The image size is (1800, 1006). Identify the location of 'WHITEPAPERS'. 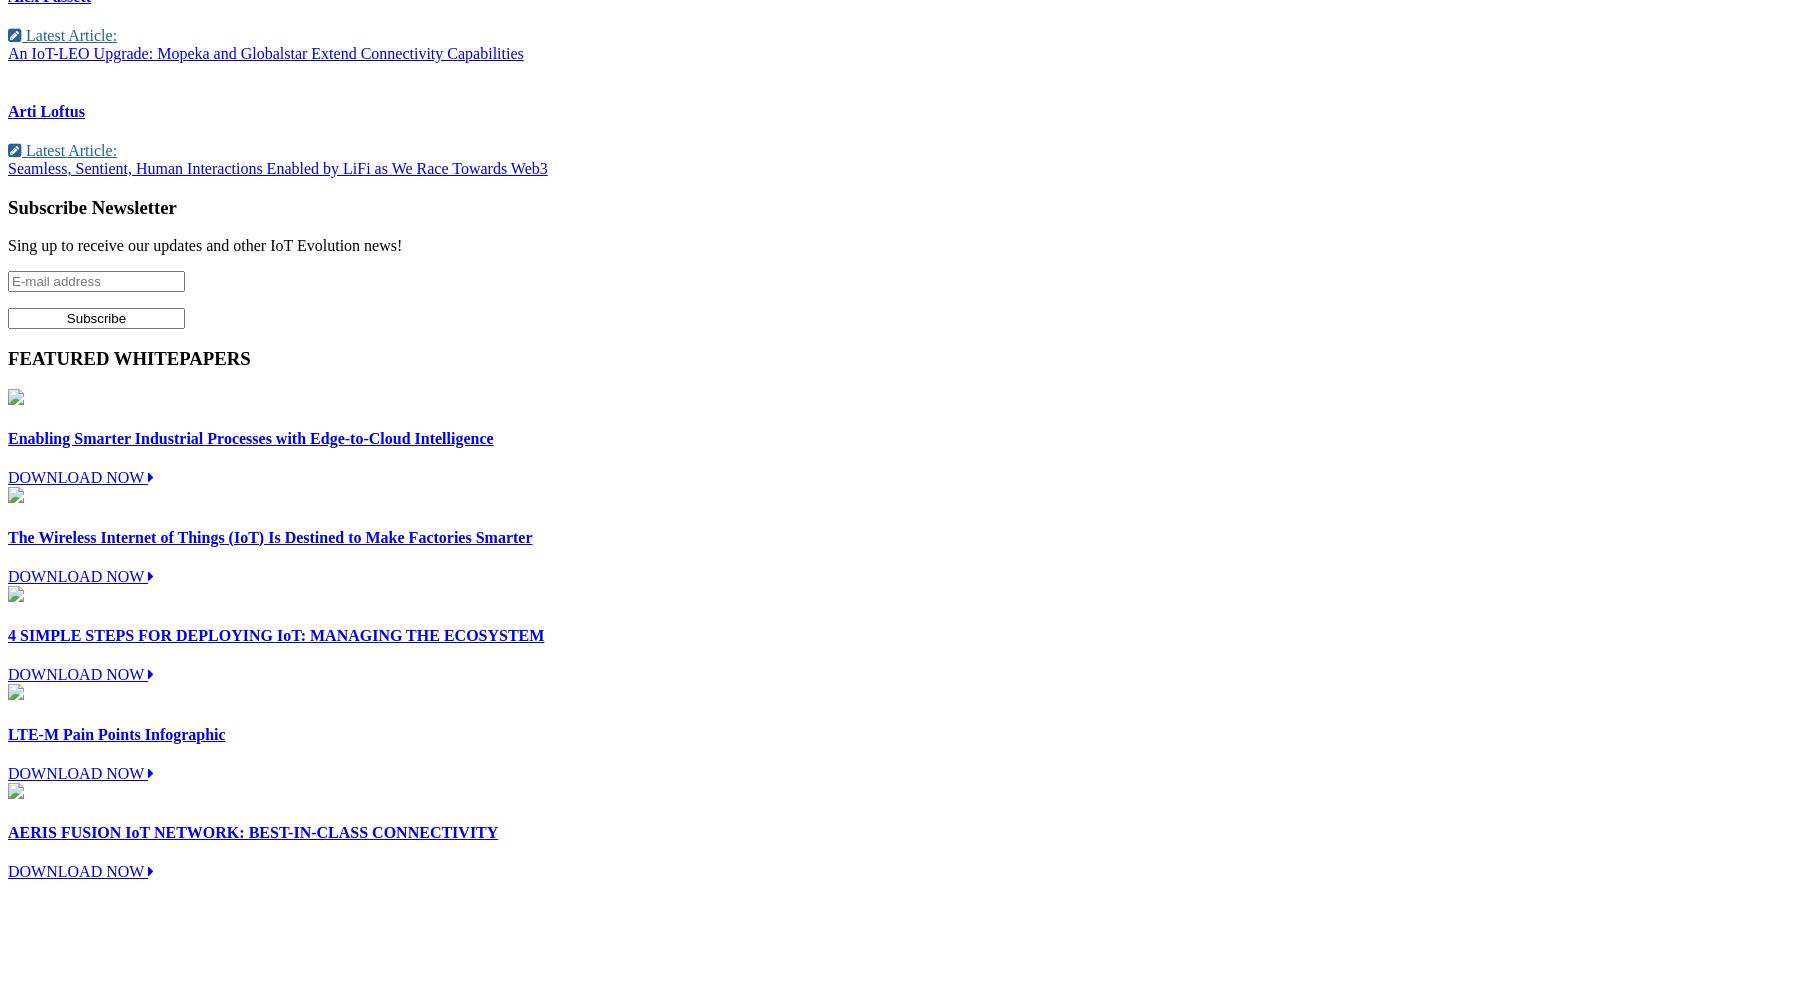
(181, 357).